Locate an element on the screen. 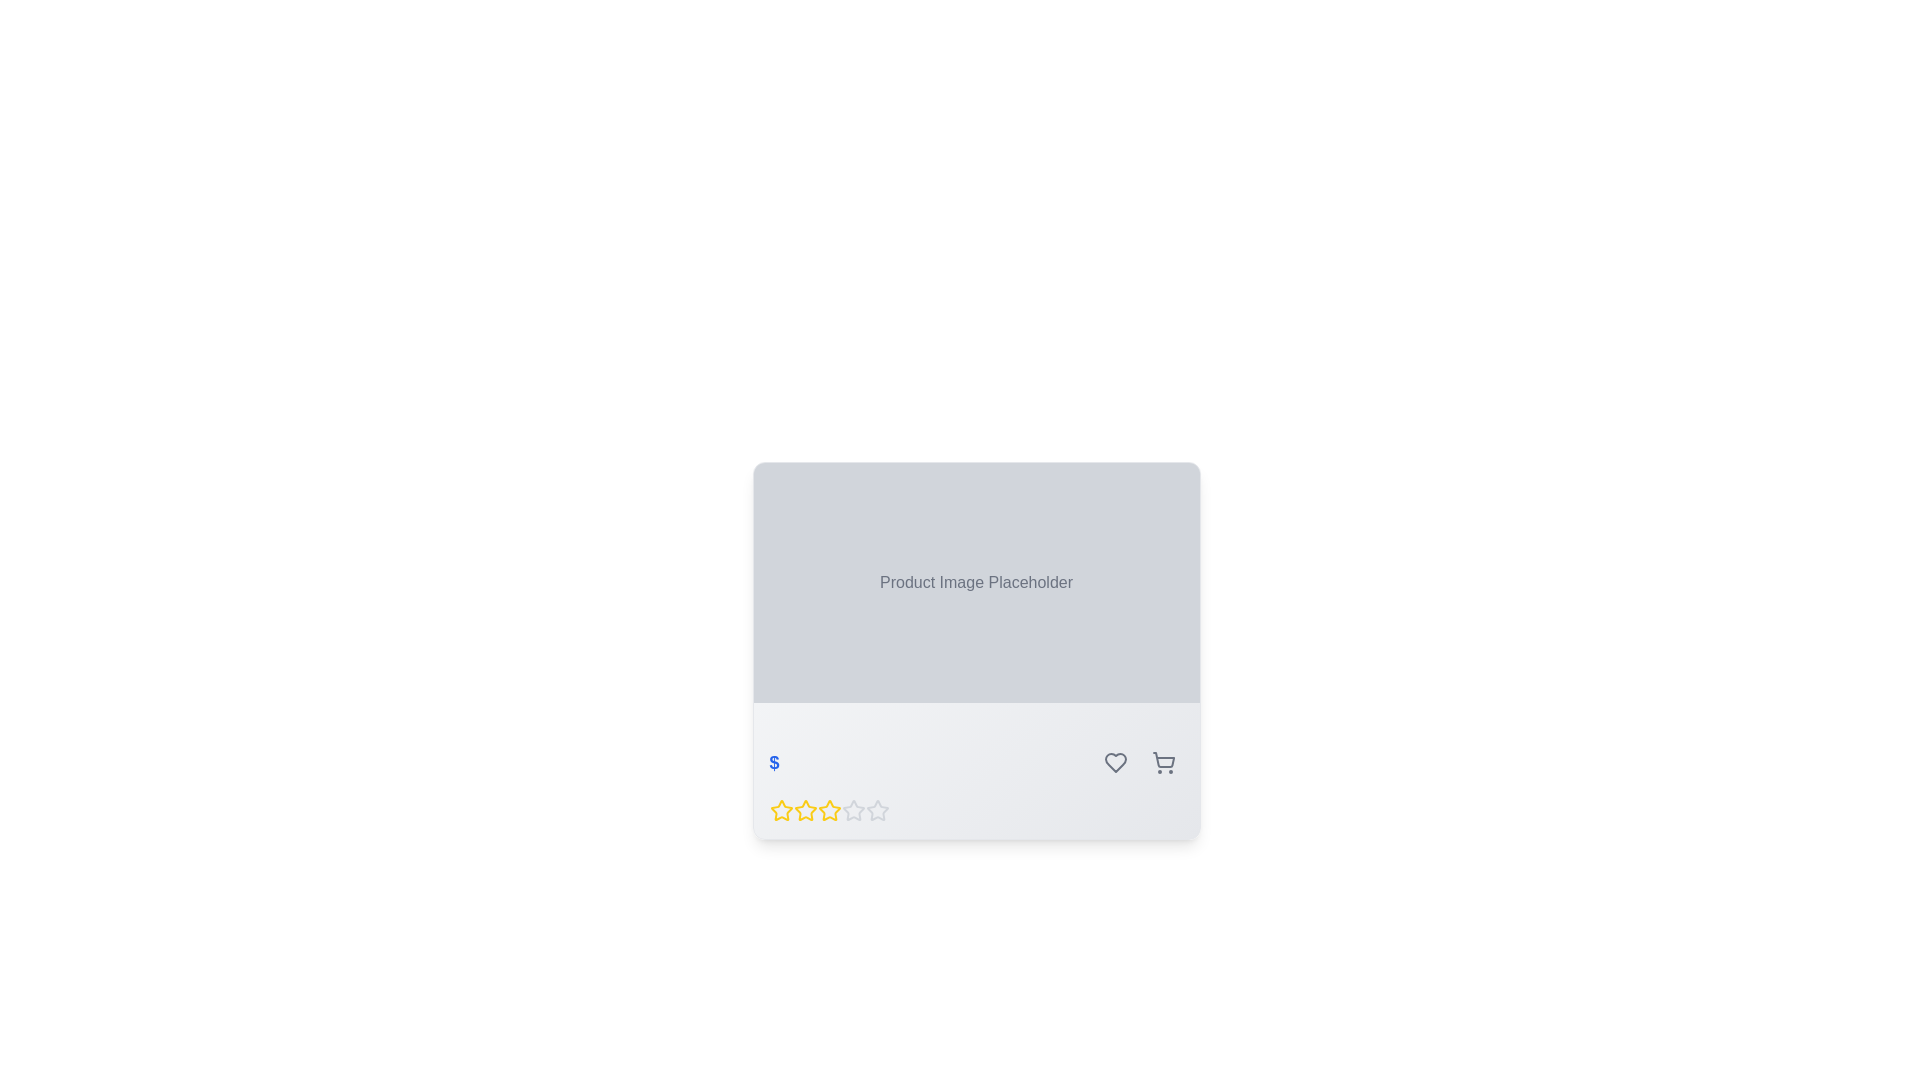 The height and width of the screenshot is (1080, 1920). the shopping cart icon located in the bottom-right corner of the interface is located at coordinates (1163, 763).